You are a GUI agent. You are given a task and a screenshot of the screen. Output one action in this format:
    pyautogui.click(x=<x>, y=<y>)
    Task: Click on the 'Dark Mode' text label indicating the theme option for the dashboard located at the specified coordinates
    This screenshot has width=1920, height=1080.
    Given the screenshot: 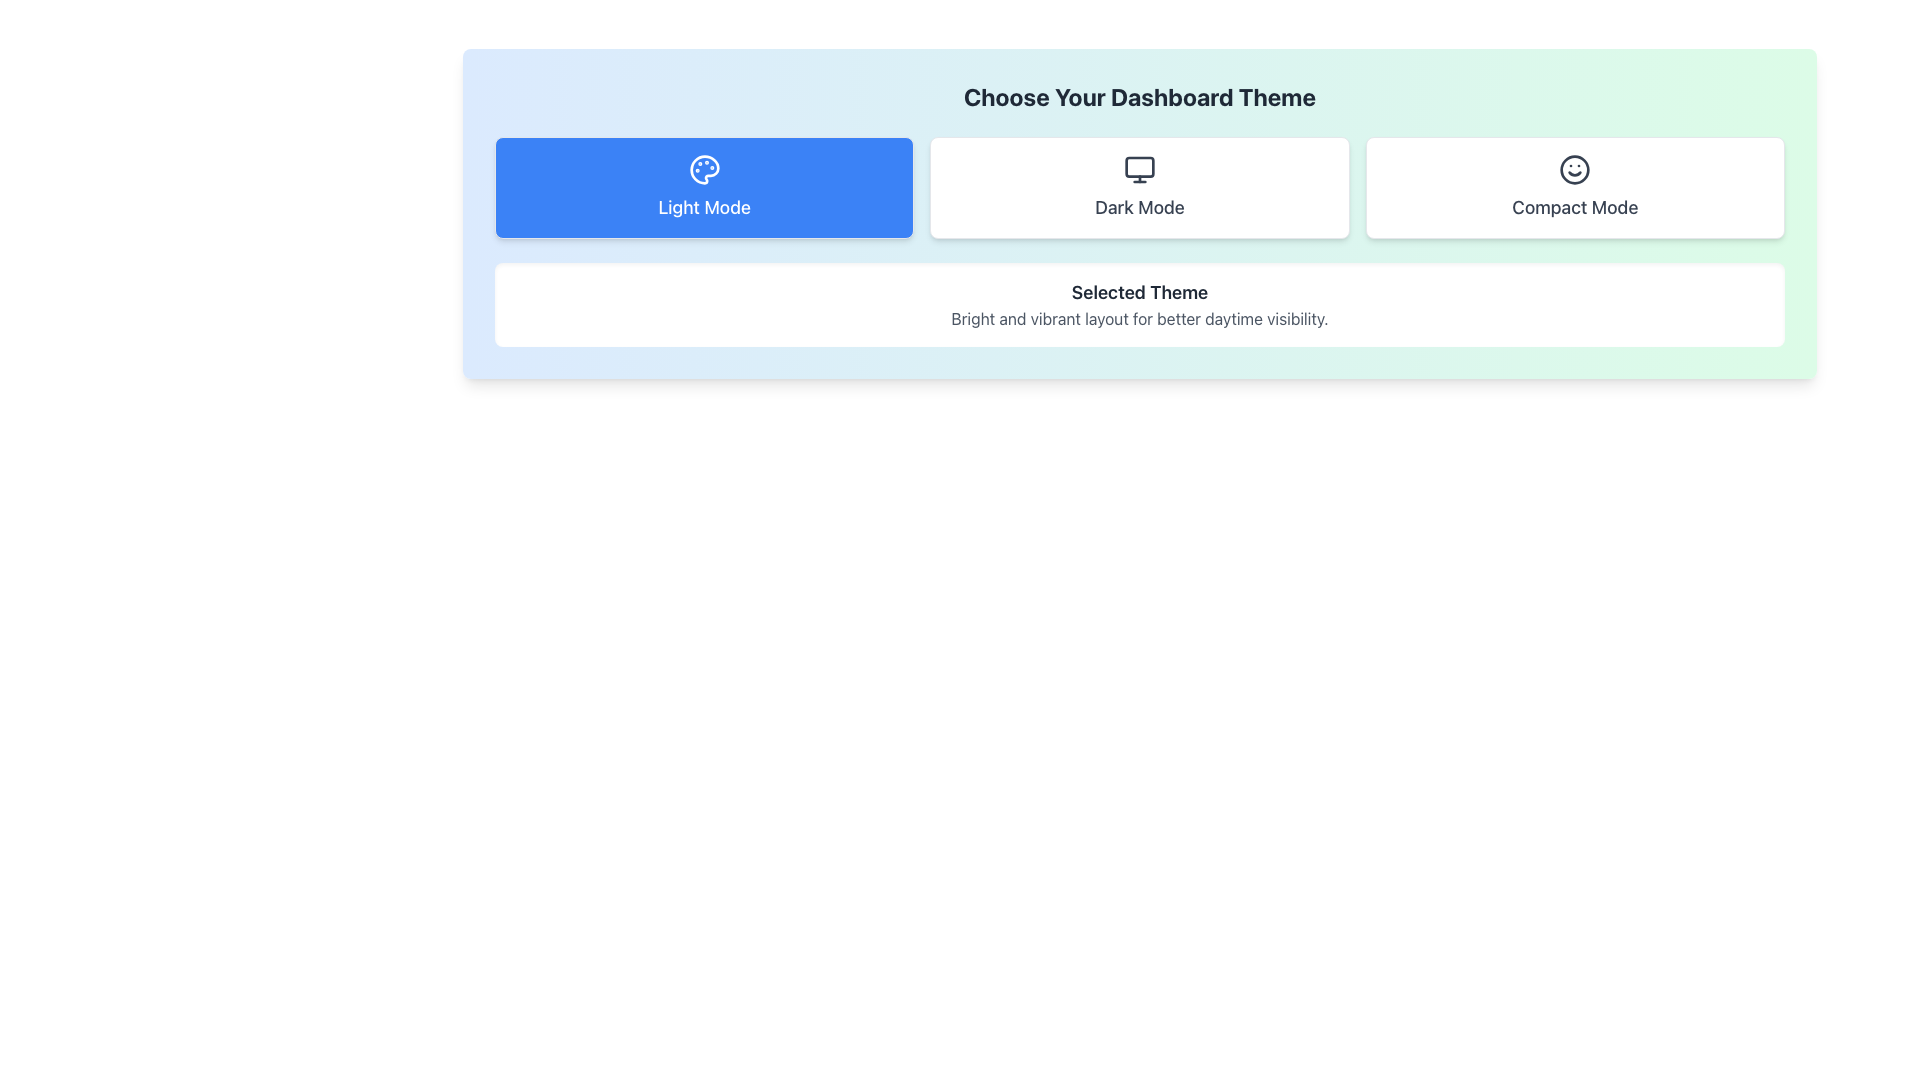 What is the action you would take?
    pyautogui.click(x=1139, y=208)
    